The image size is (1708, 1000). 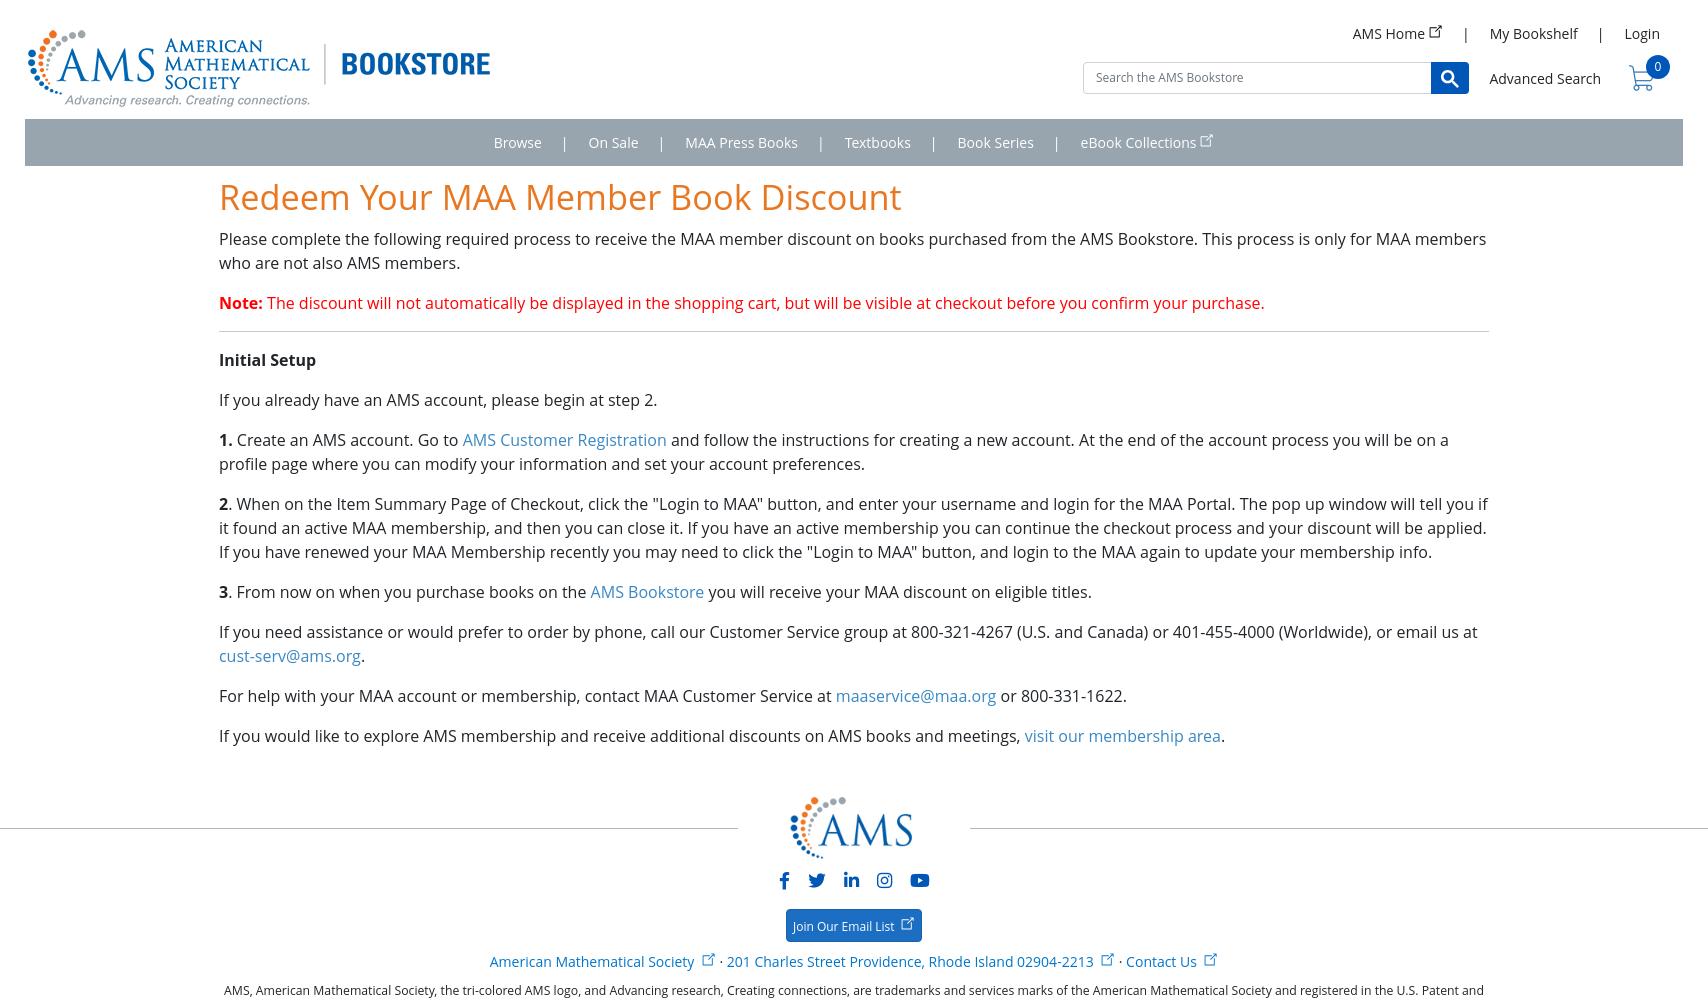 What do you see at coordinates (218, 504) in the screenshot?
I see `'2'` at bounding box center [218, 504].